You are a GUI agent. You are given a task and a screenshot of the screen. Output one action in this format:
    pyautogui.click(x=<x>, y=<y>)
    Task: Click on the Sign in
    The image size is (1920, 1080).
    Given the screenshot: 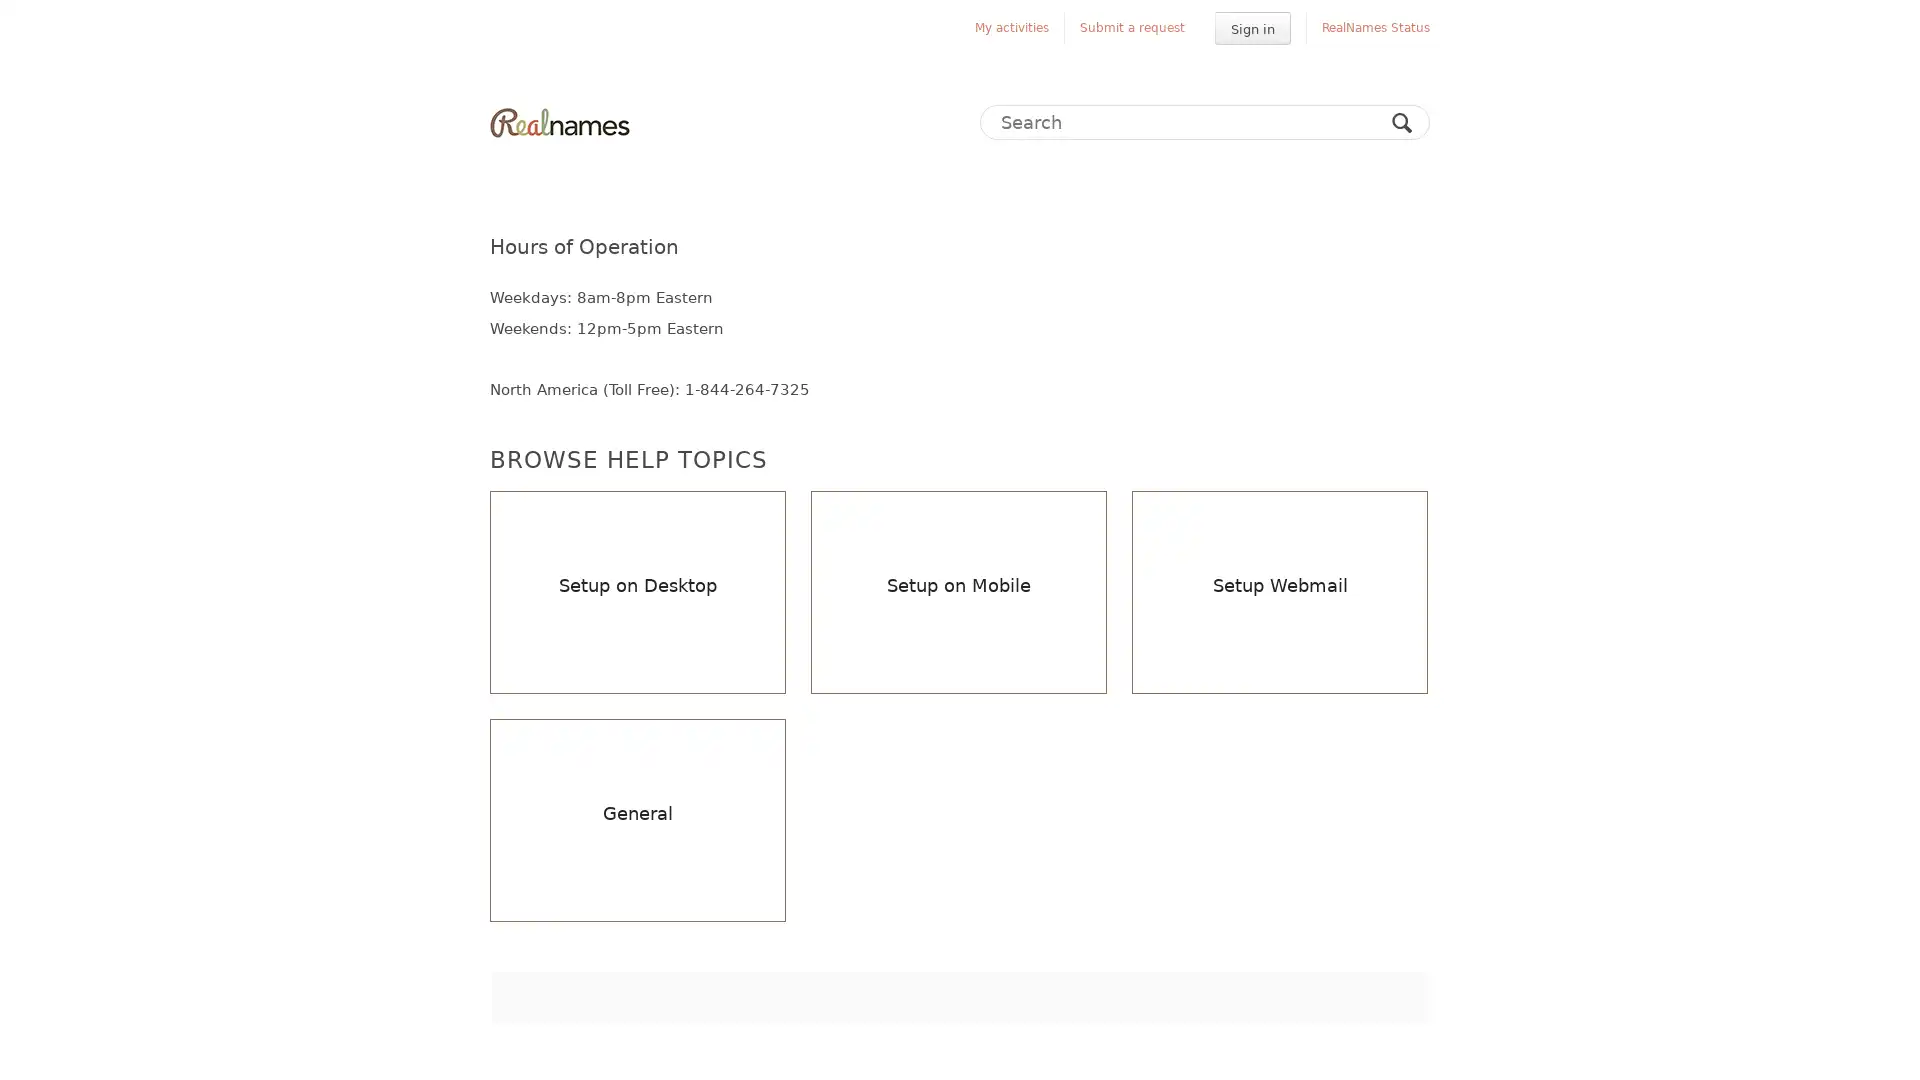 What is the action you would take?
    pyautogui.click(x=1251, y=28)
    